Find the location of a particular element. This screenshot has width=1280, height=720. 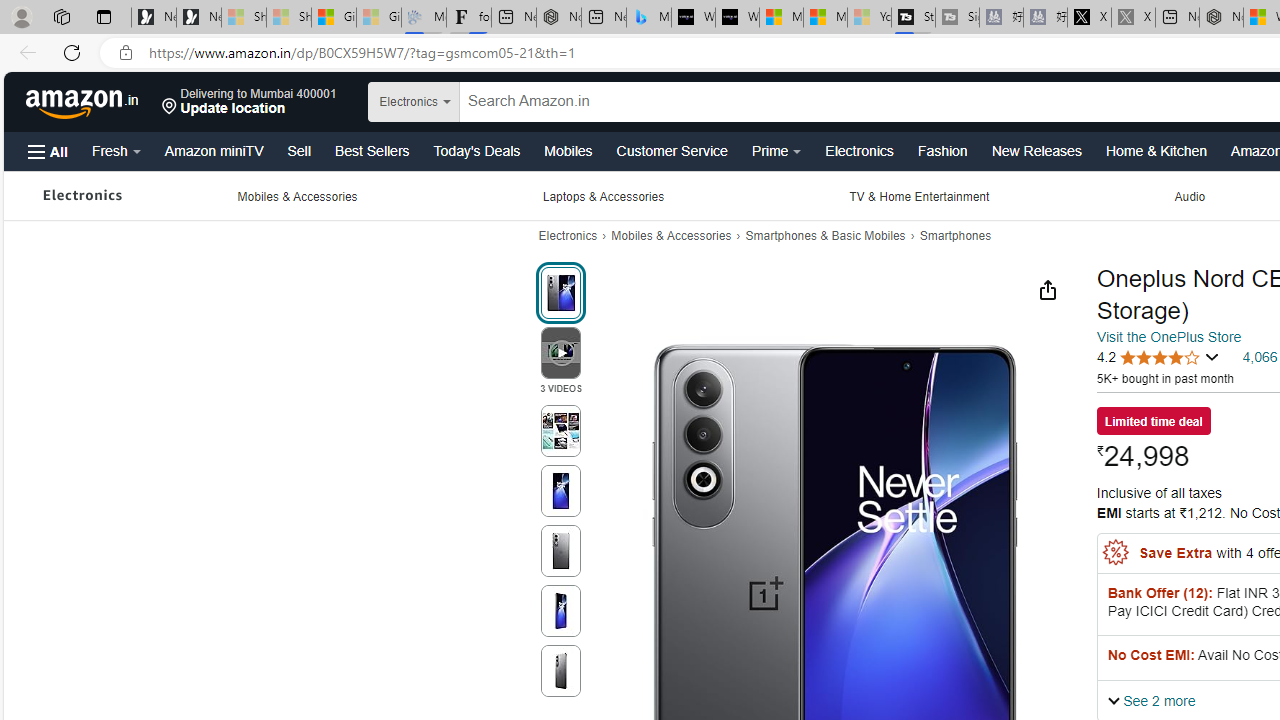

'Fresh' is located at coordinates (115, 149).